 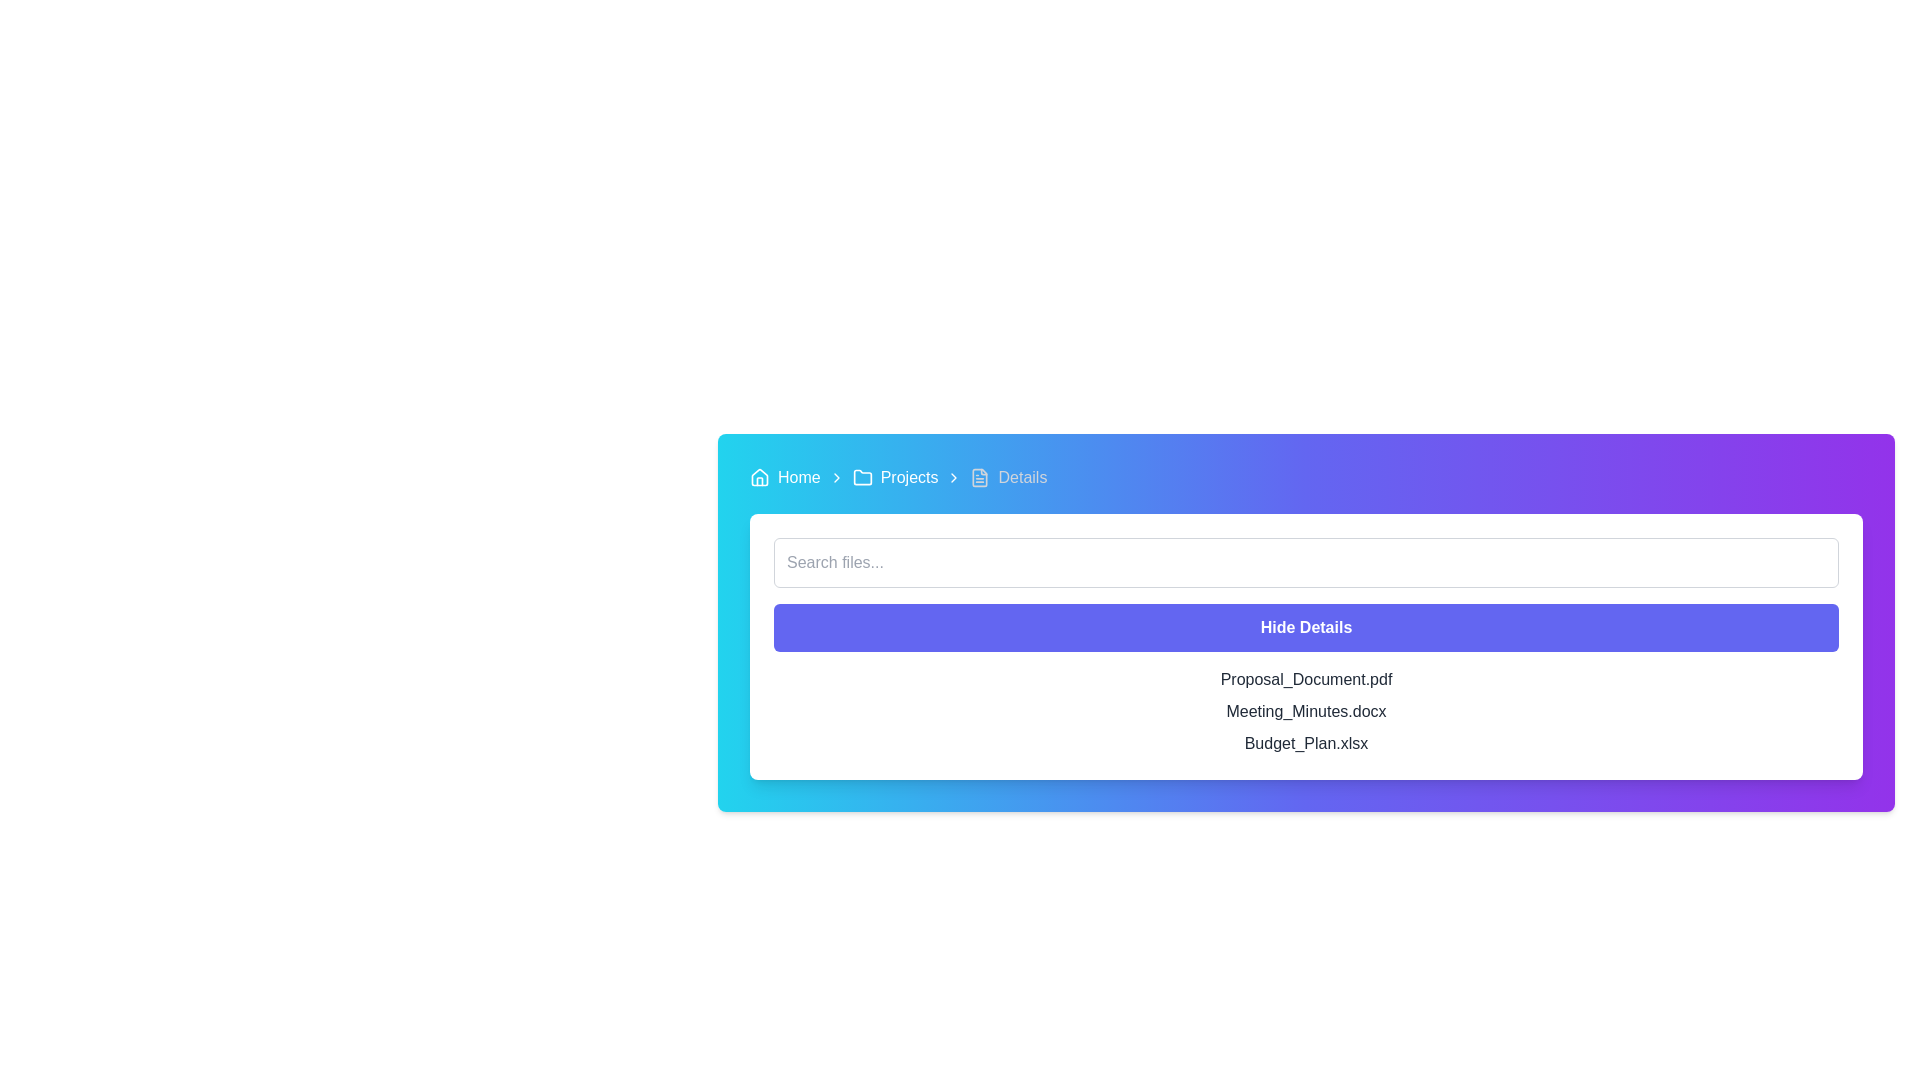 What do you see at coordinates (1306, 627) in the screenshot?
I see `the 'Hide Details' button, which is a rectangular button with a blue background and white text` at bounding box center [1306, 627].